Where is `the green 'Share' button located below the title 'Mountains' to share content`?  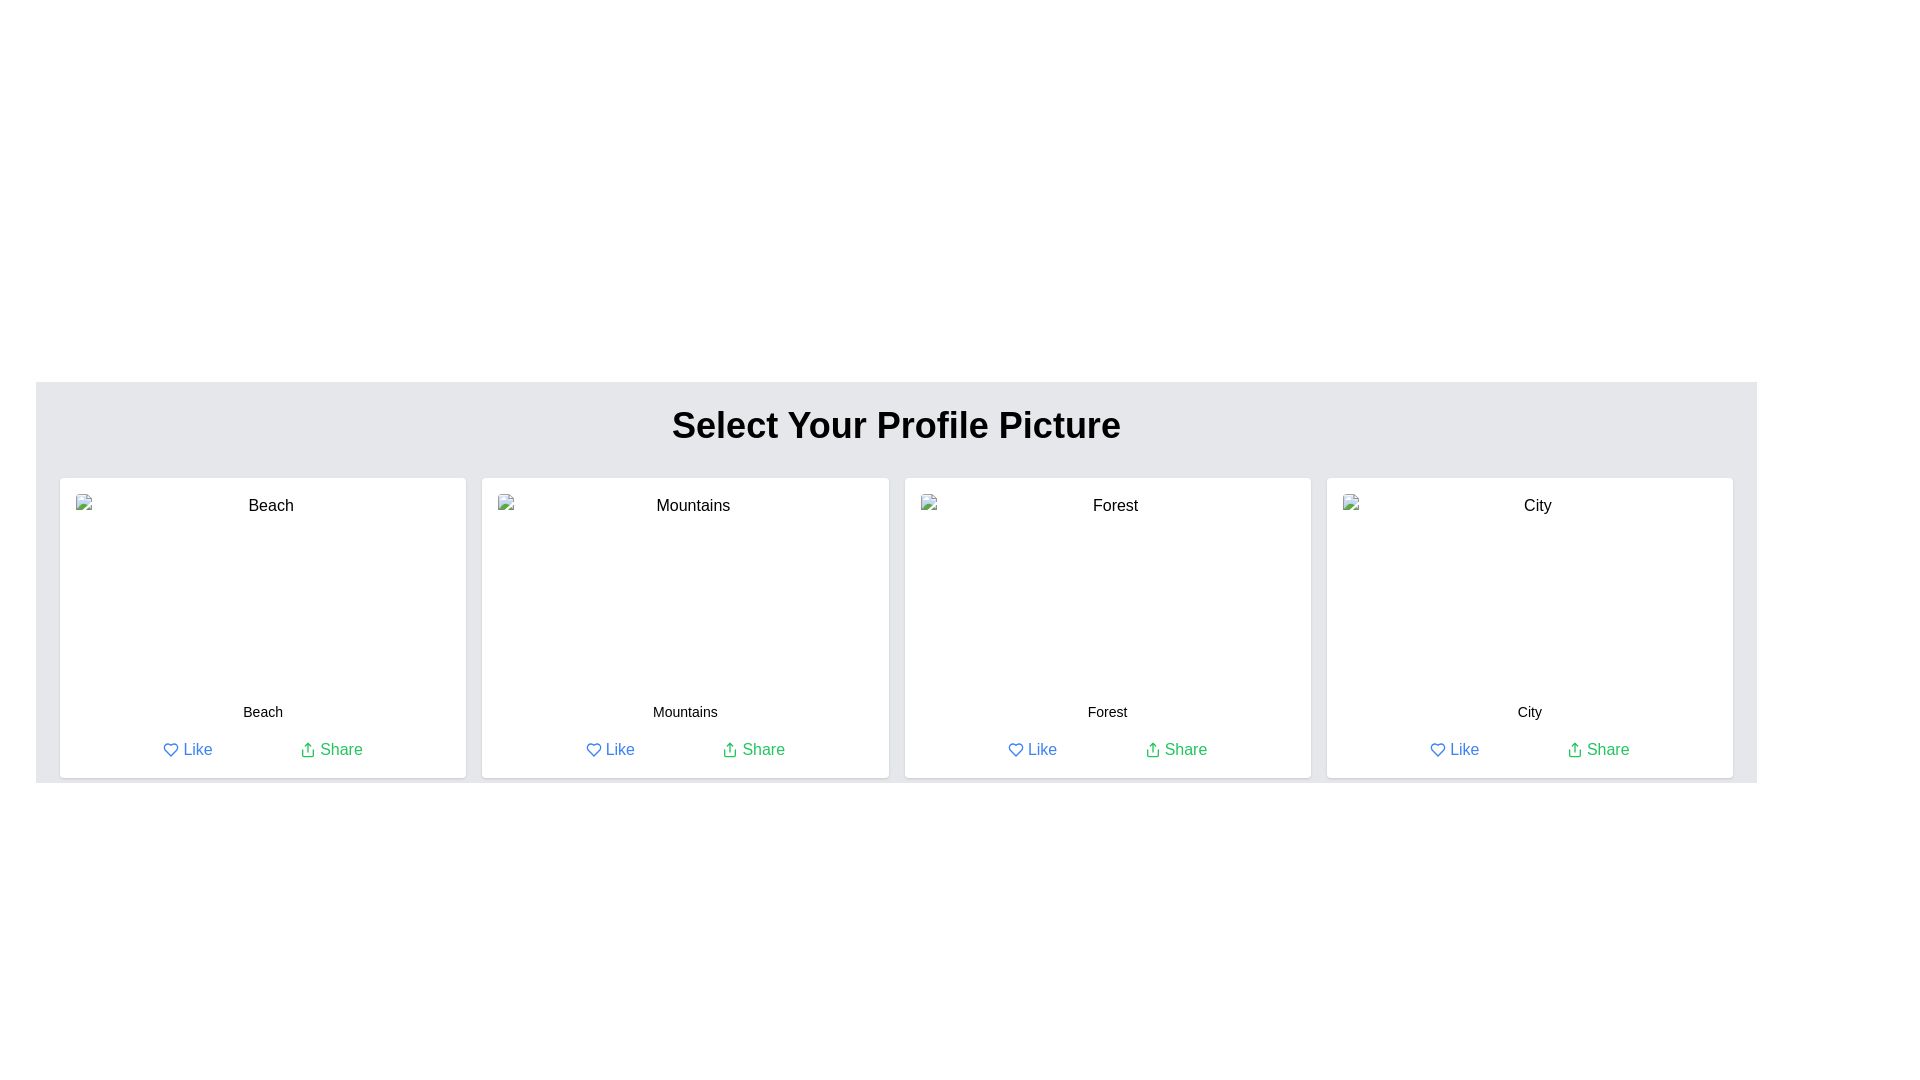
the green 'Share' button located below the title 'Mountains' to share content is located at coordinates (752, 749).